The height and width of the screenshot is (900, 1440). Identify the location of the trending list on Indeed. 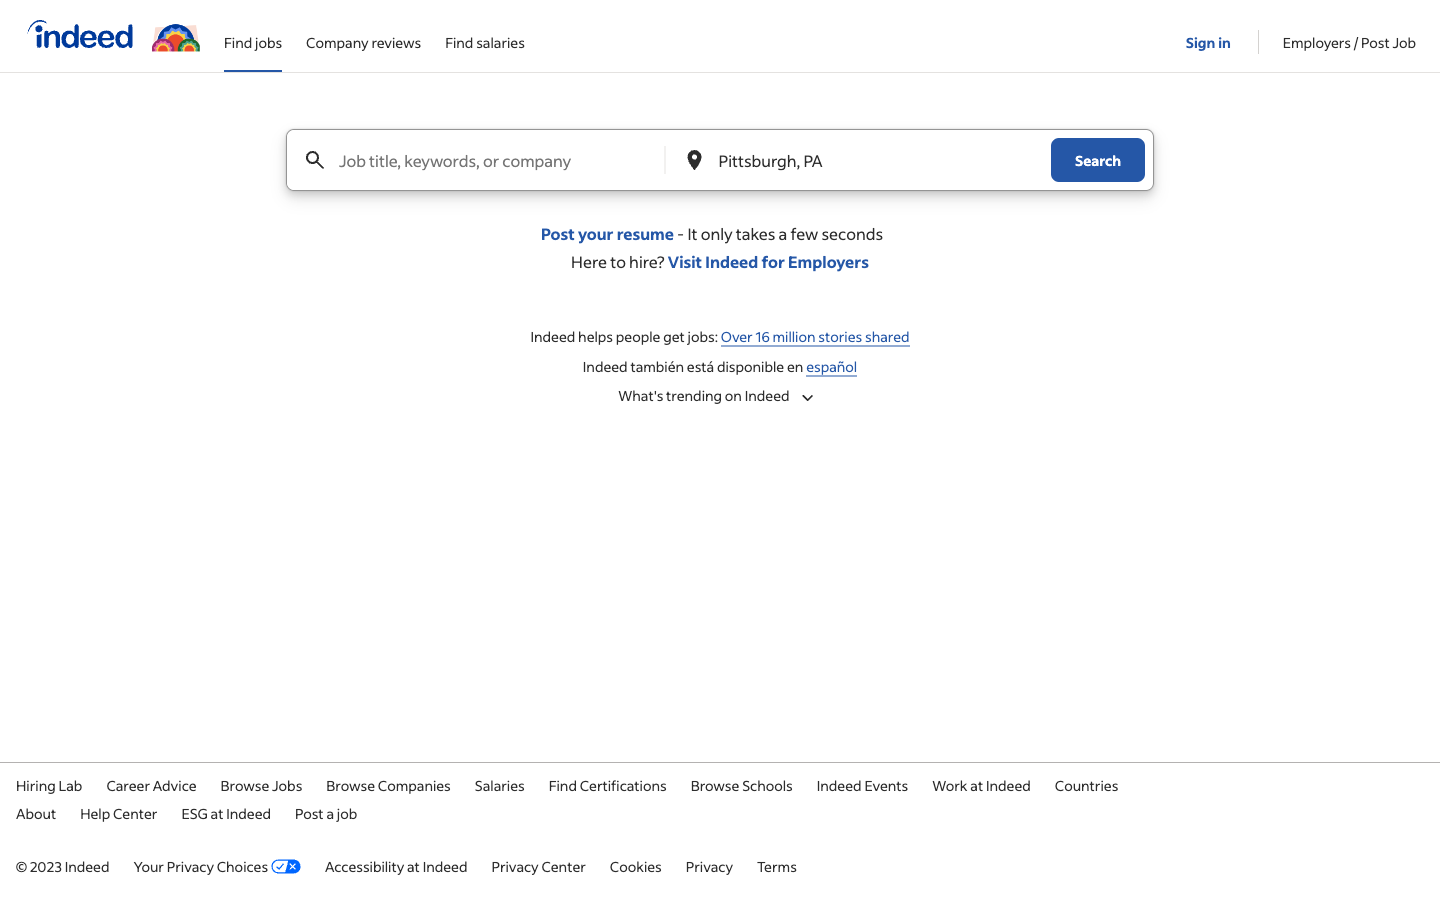
(720, 395).